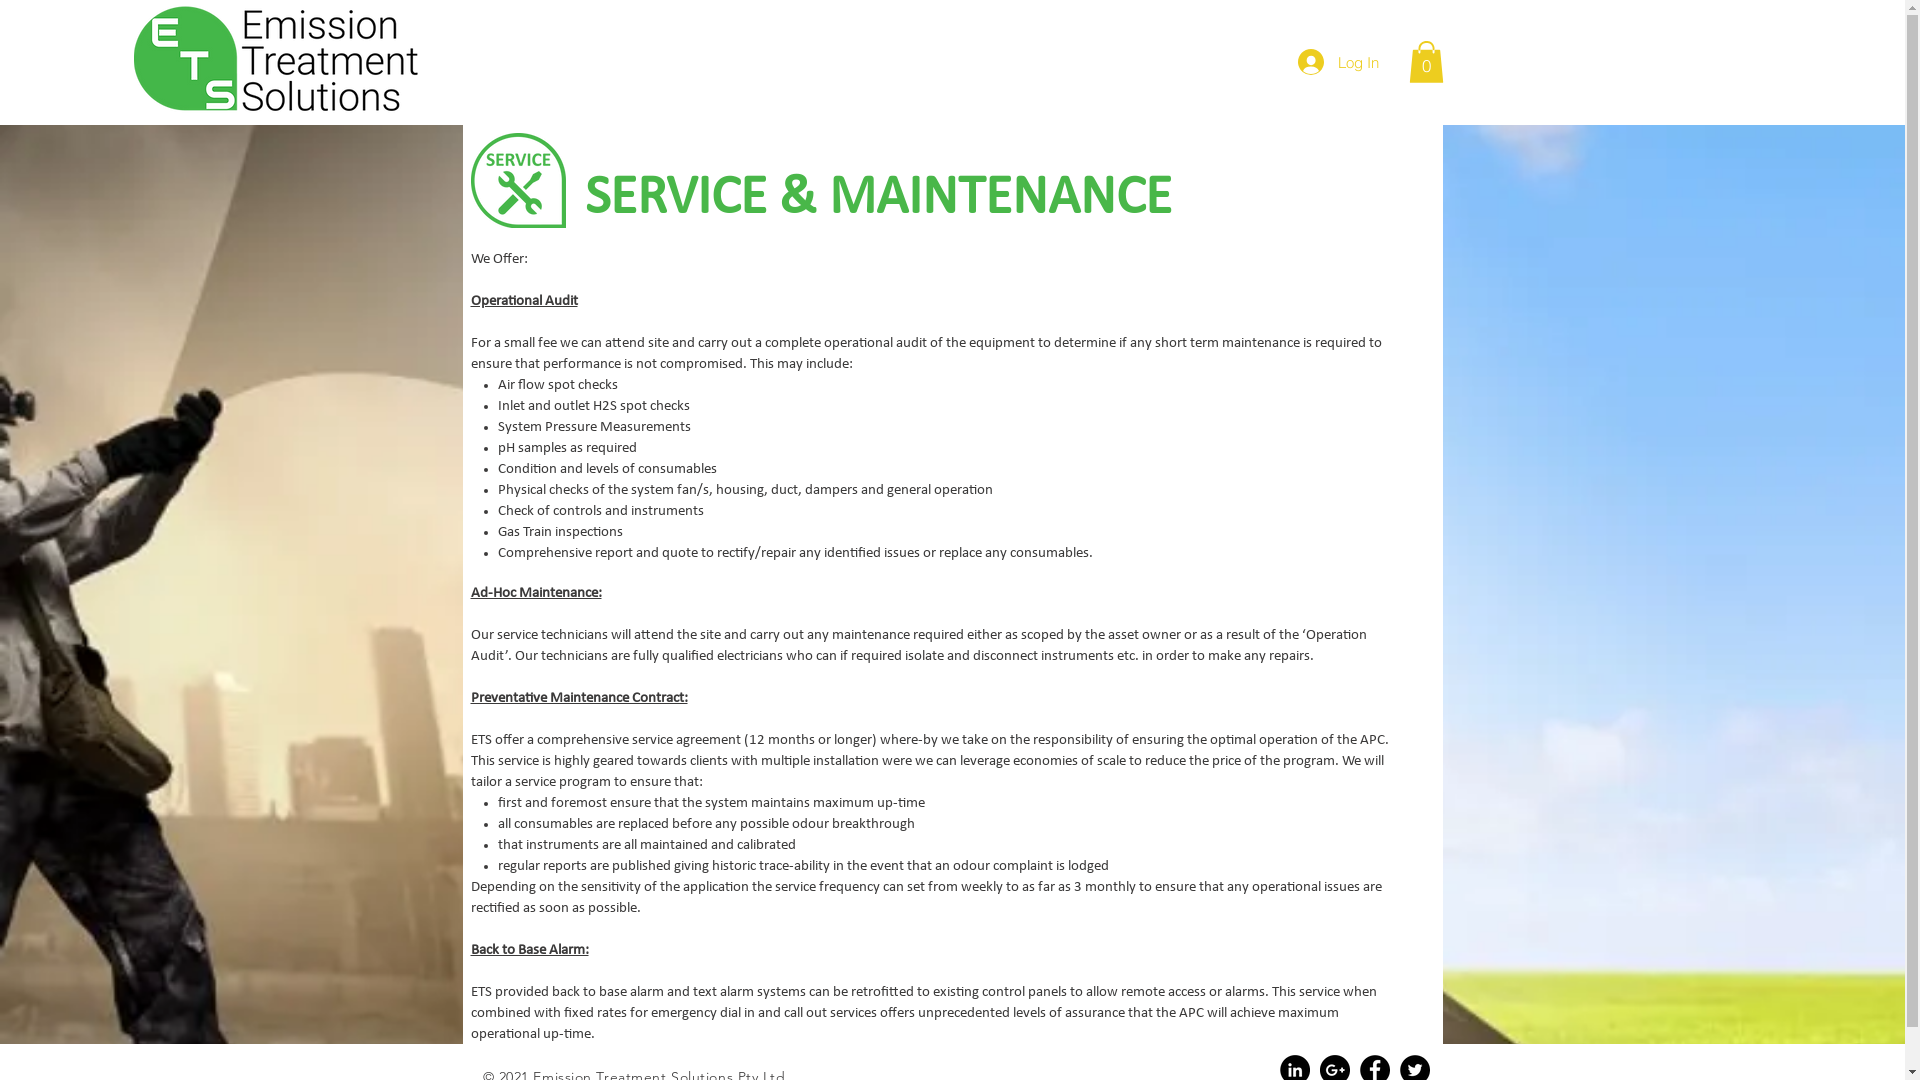 This screenshot has width=1920, height=1080. I want to click on '0', so click(1424, 60).